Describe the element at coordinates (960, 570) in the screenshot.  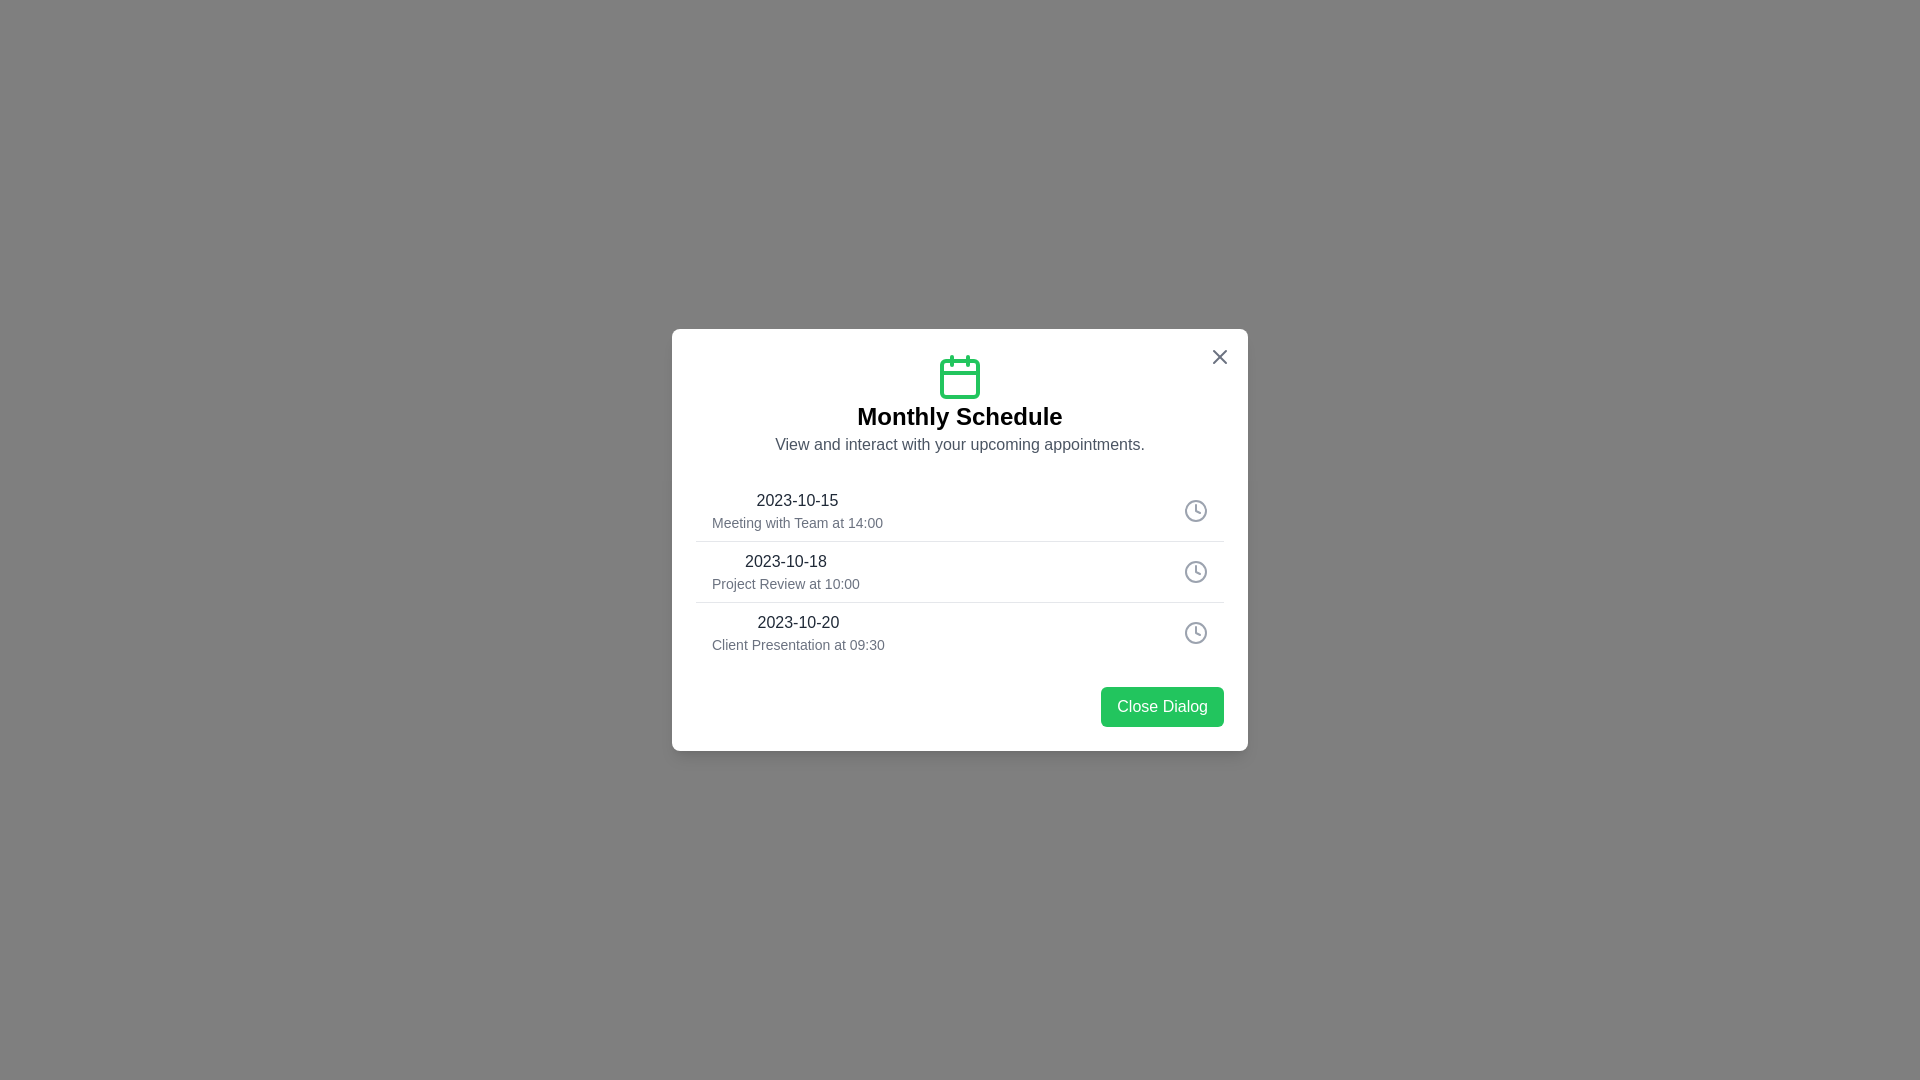
I see `the event 2023-10-18 Project Review at 10:00 from the list to view its details` at that location.